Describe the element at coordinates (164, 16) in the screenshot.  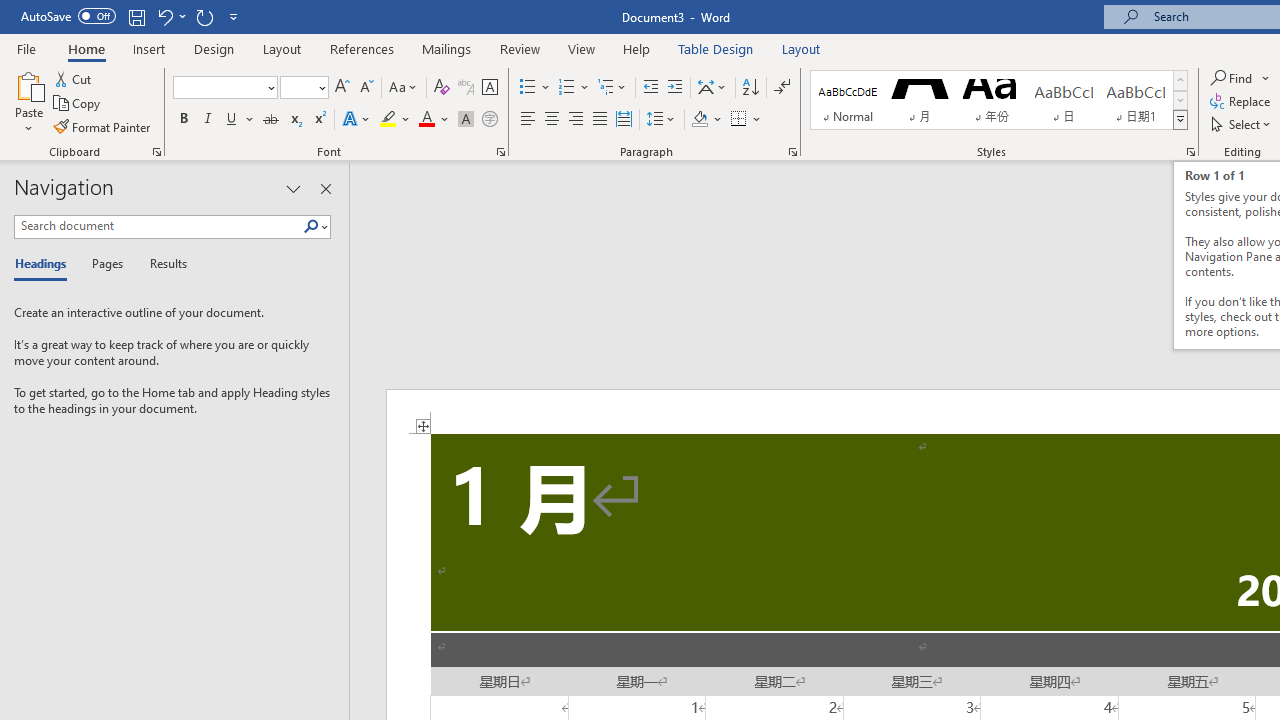
I see `'Undo Distribute Para'` at that location.